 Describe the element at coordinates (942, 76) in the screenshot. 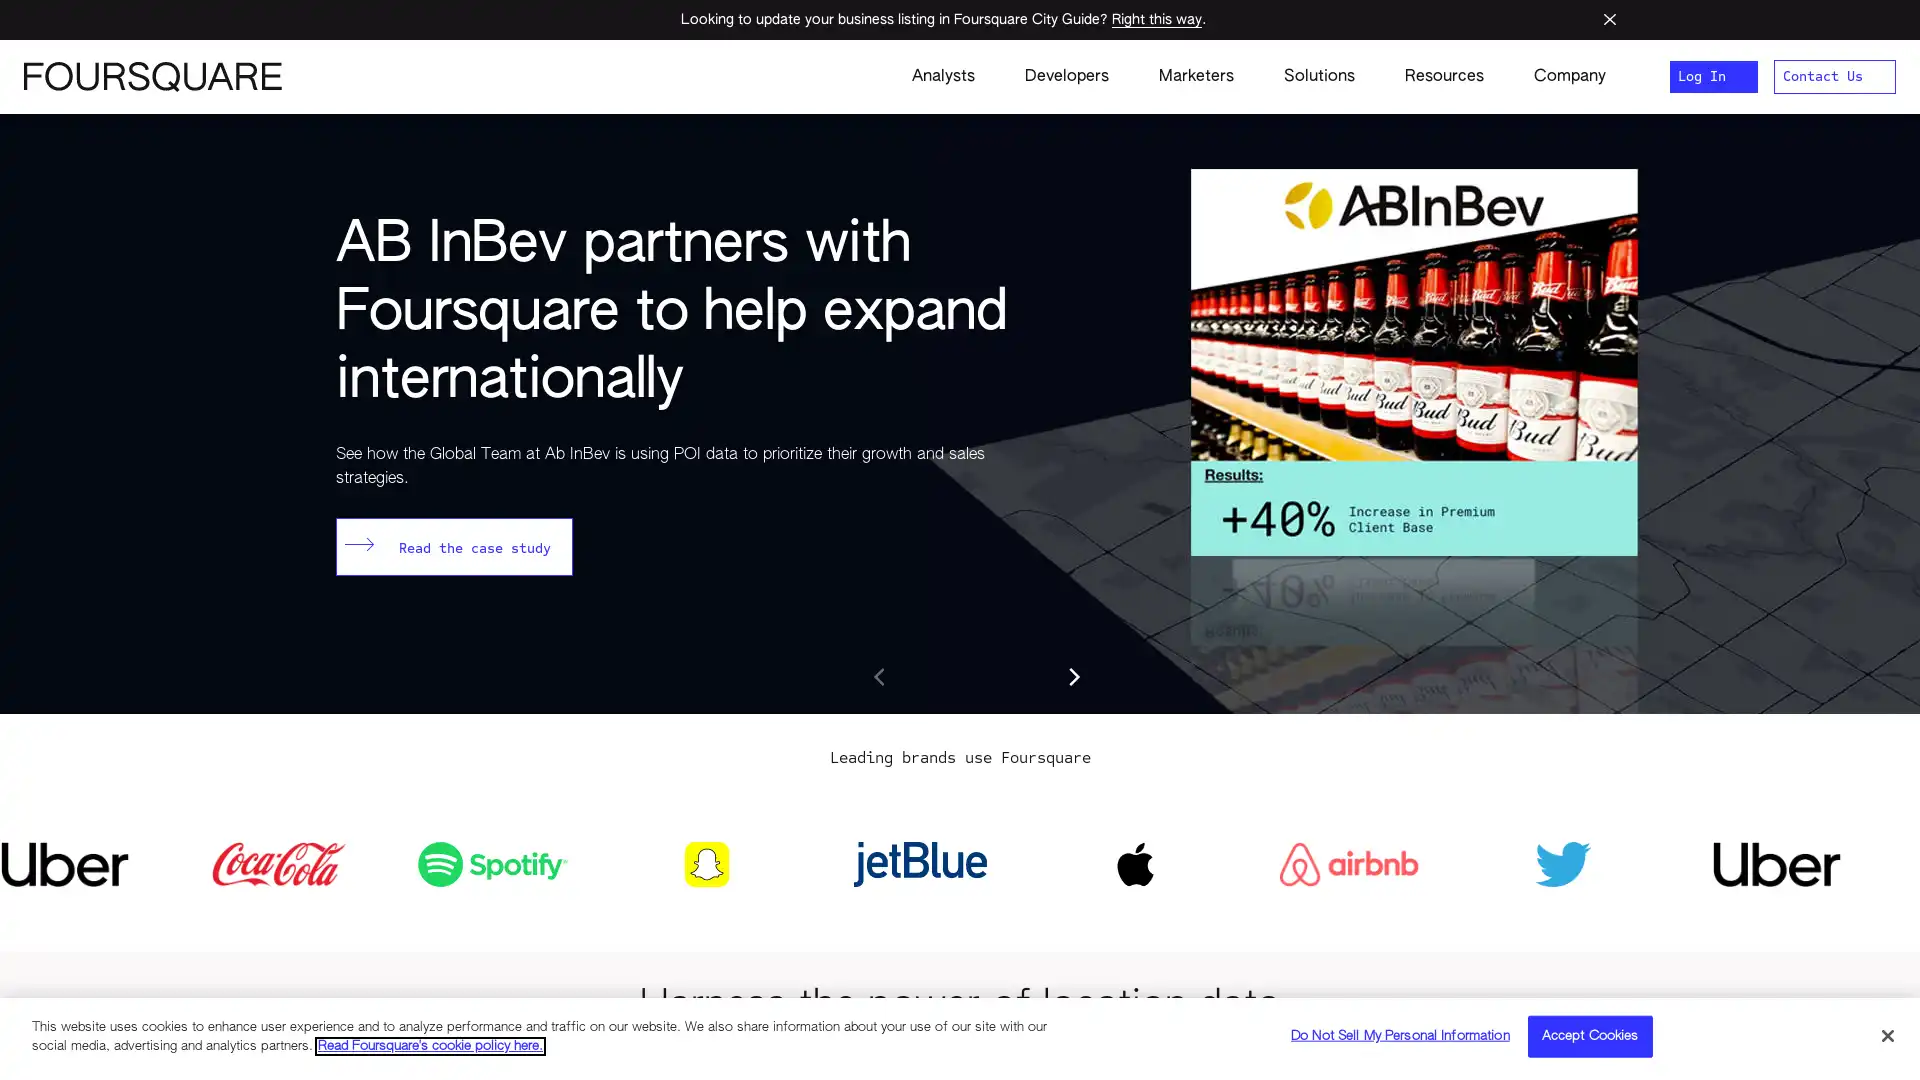

I see `Analysts` at that location.